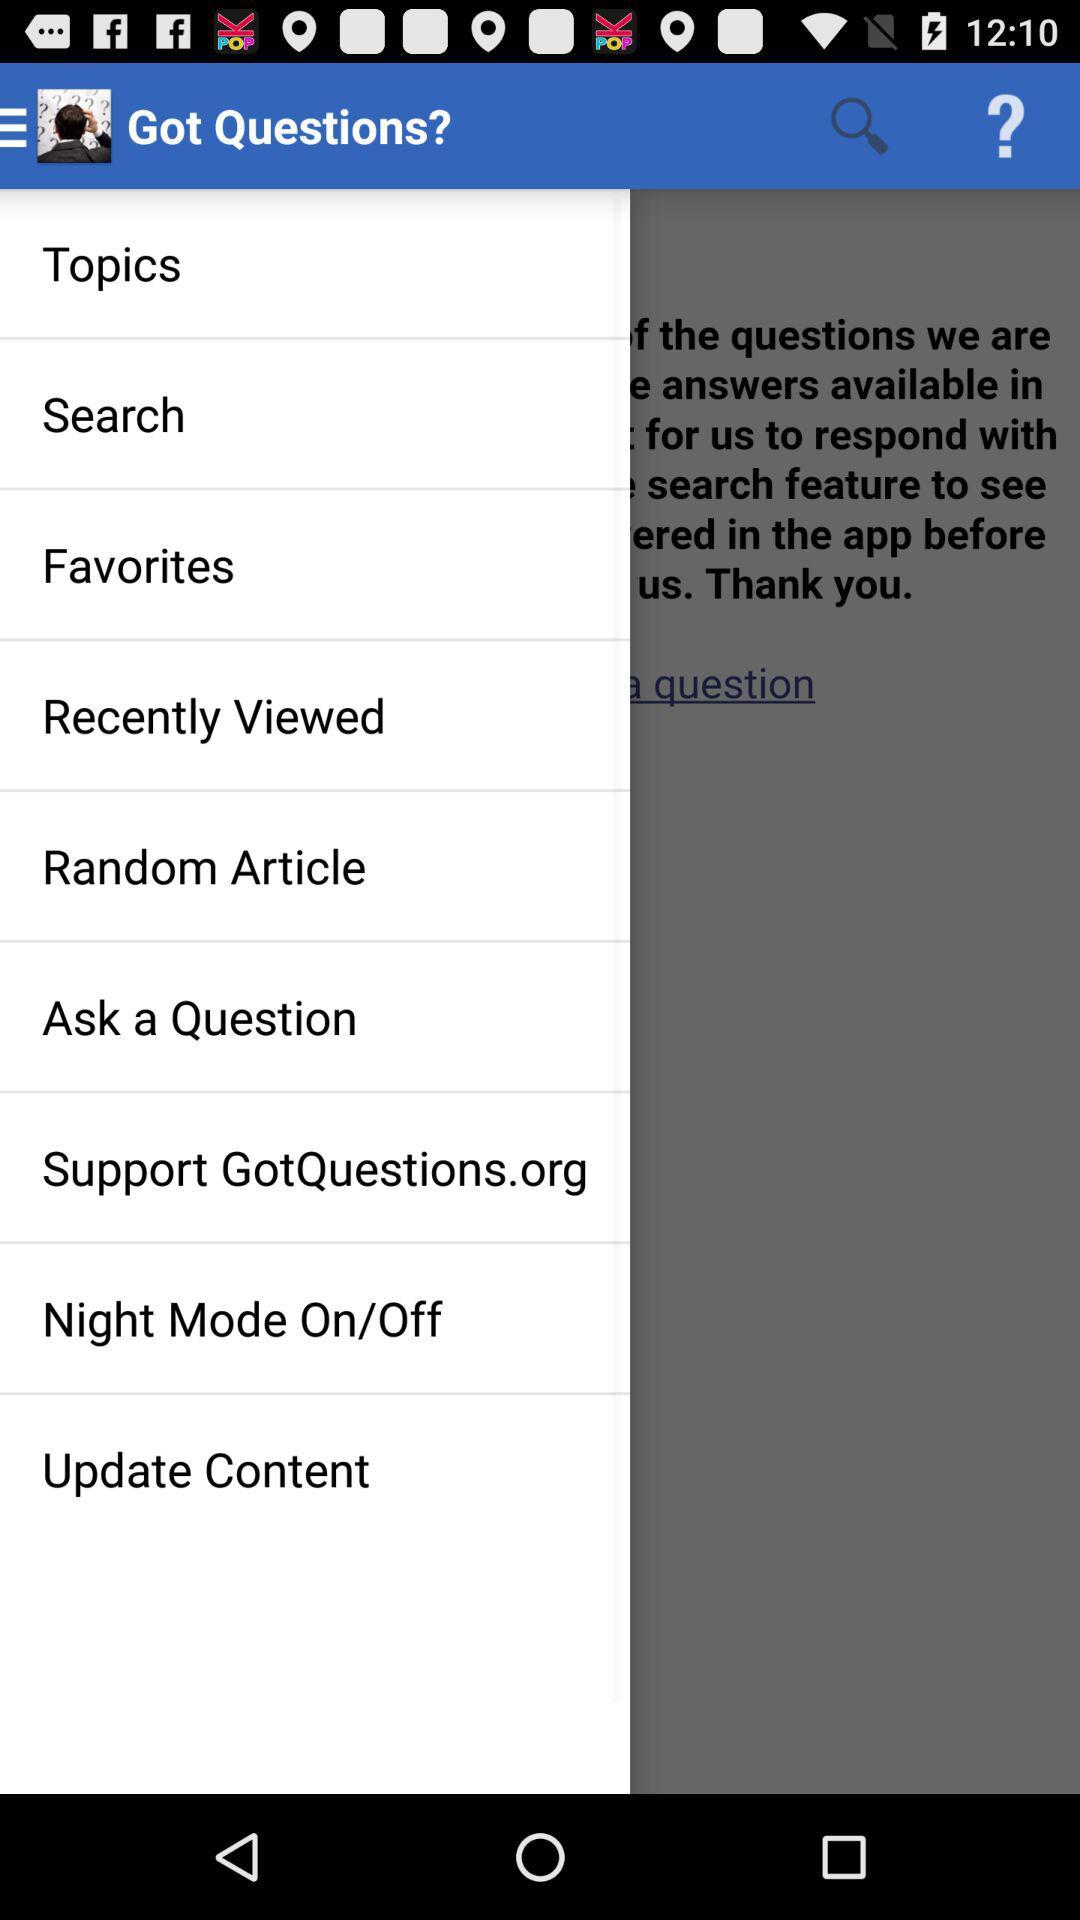  Describe the element at coordinates (858, 124) in the screenshot. I see `the search icon` at that location.